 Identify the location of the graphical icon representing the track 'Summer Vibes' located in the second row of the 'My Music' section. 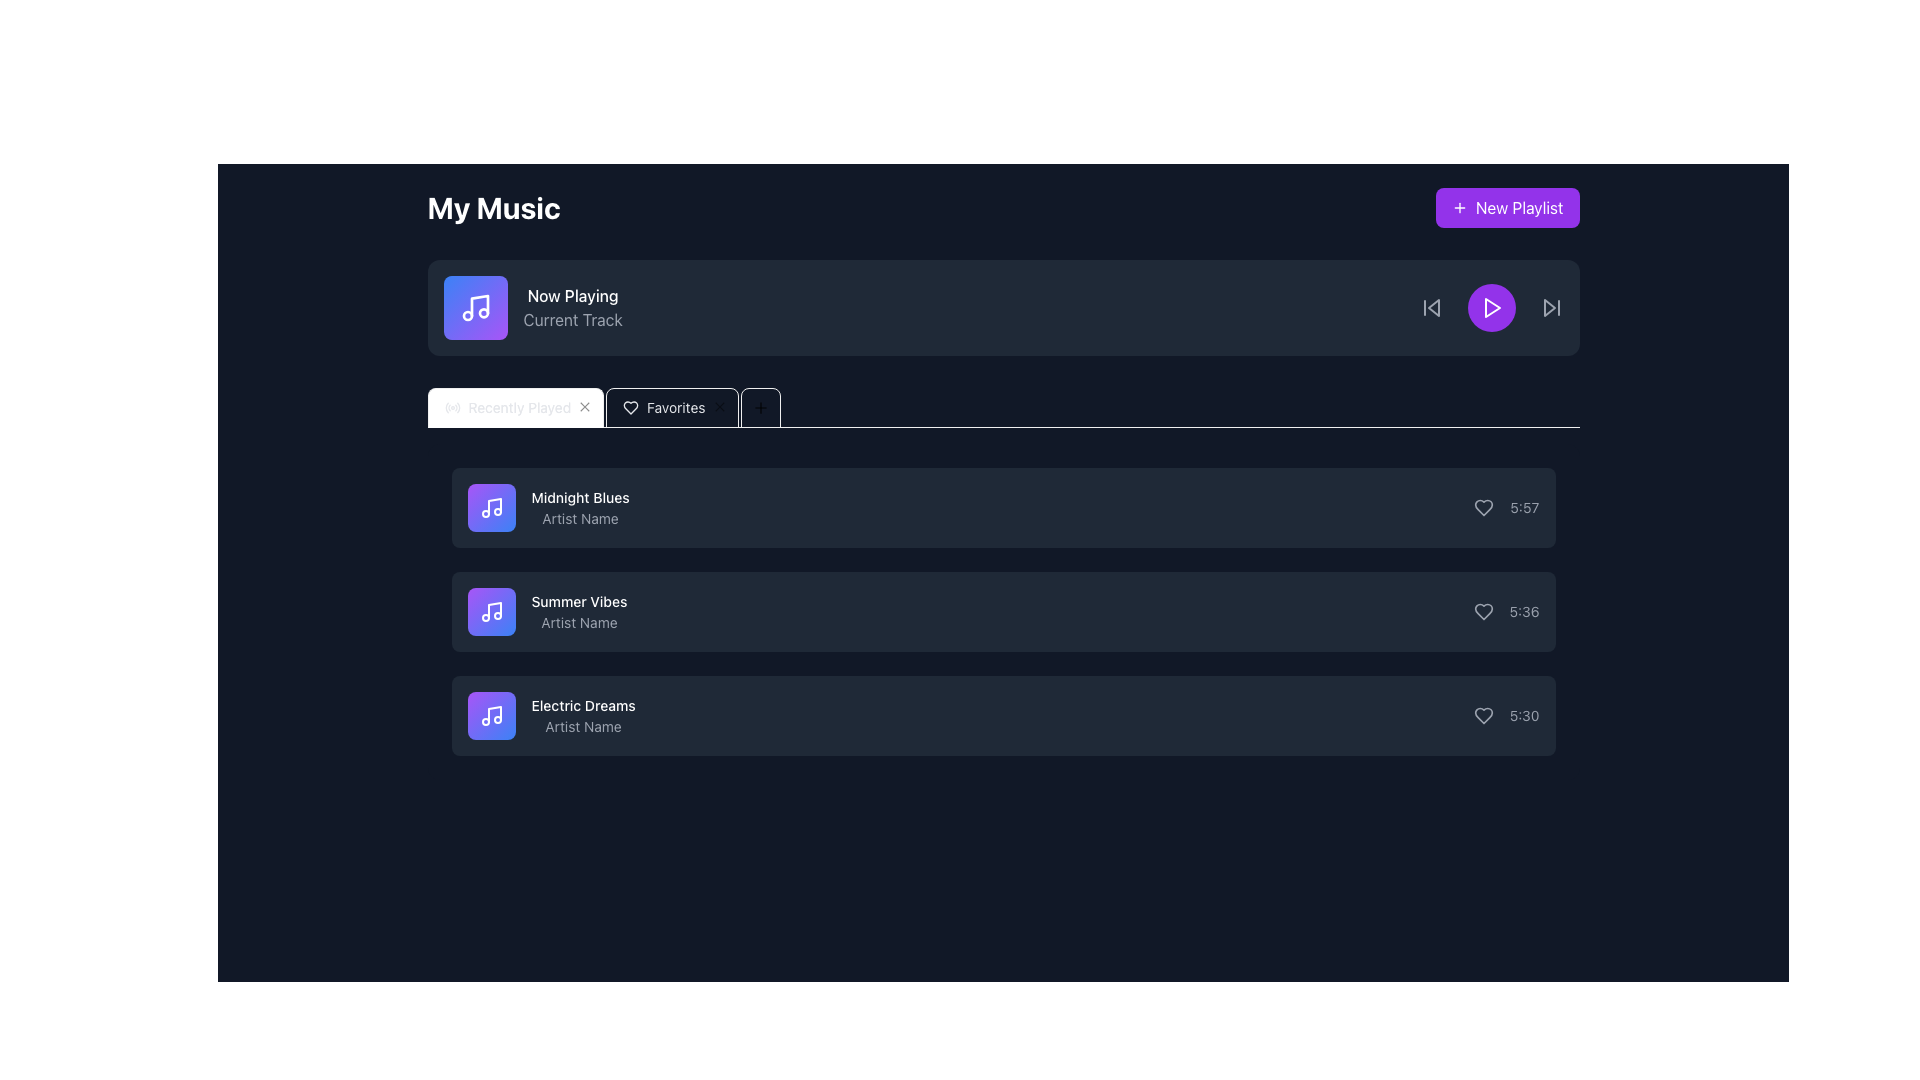
(491, 611).